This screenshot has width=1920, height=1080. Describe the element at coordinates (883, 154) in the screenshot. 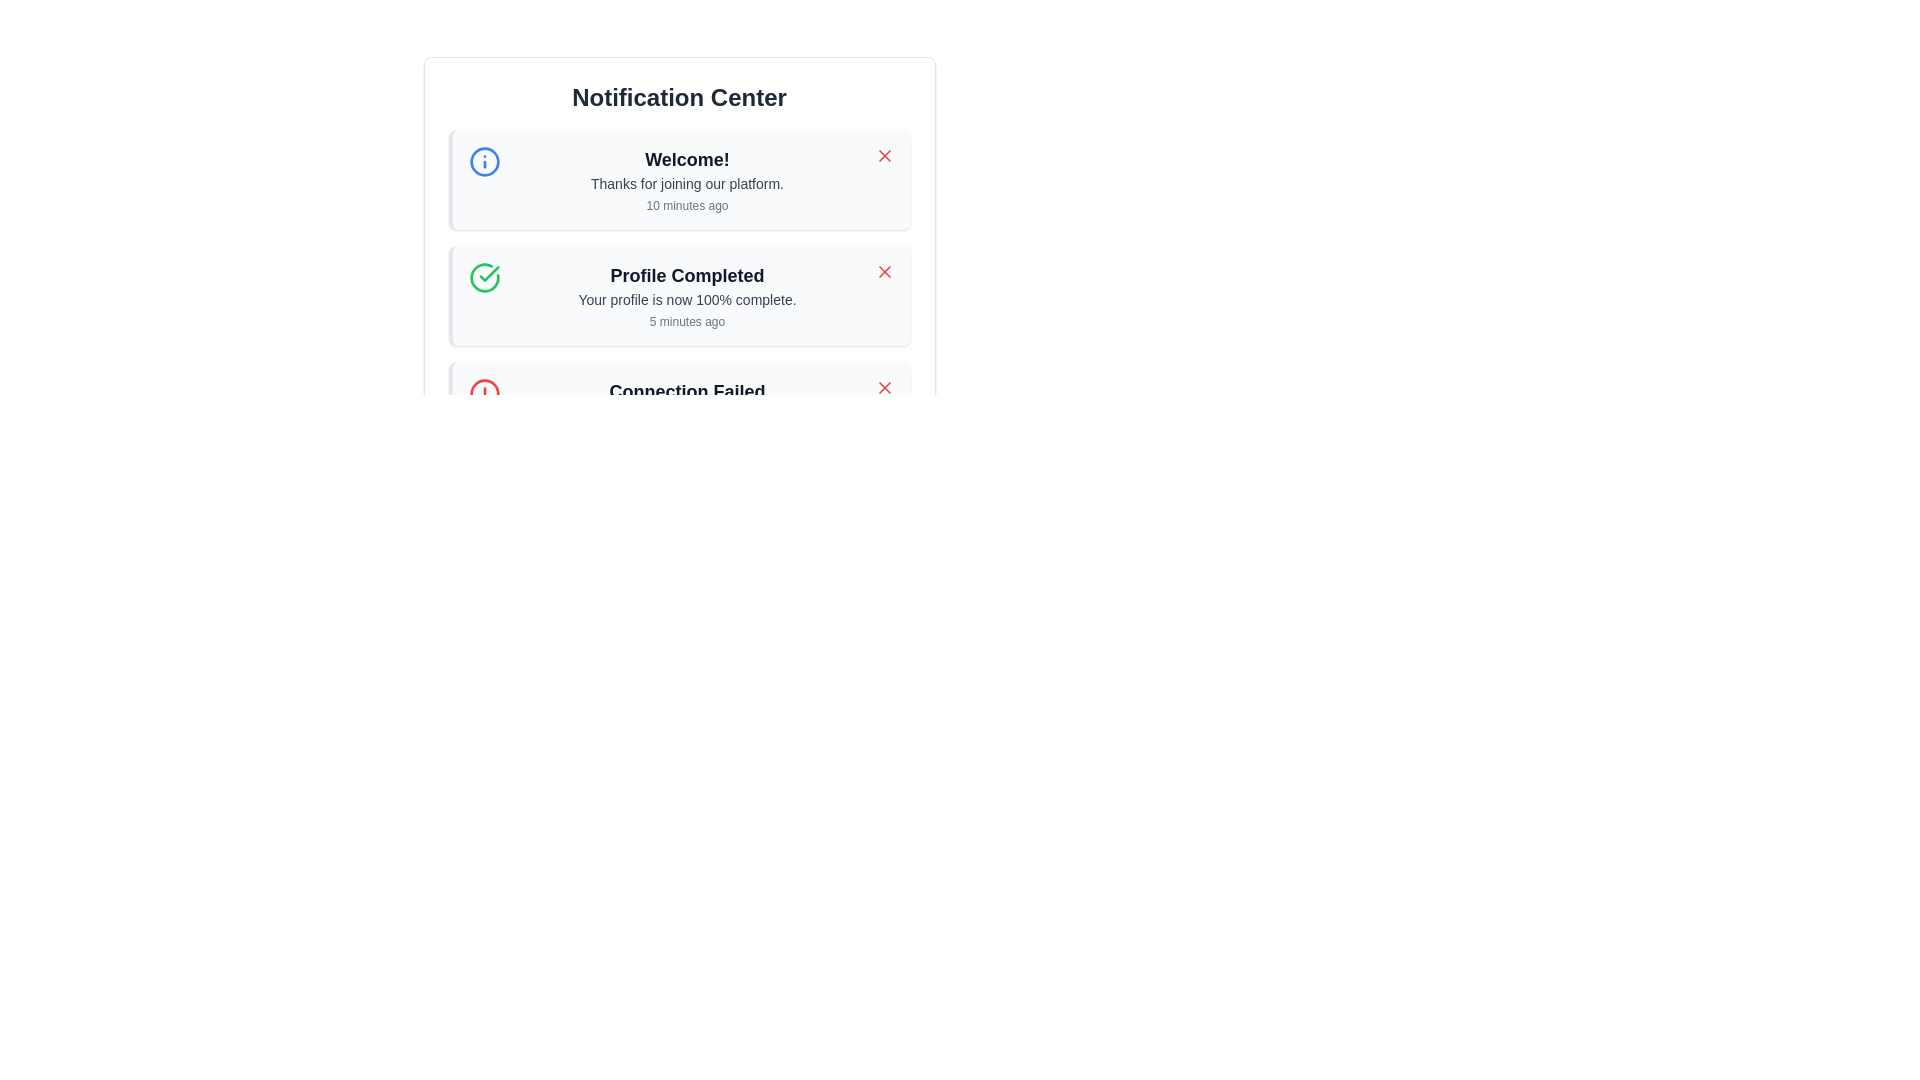

I see `the red cross icon button` at that location.